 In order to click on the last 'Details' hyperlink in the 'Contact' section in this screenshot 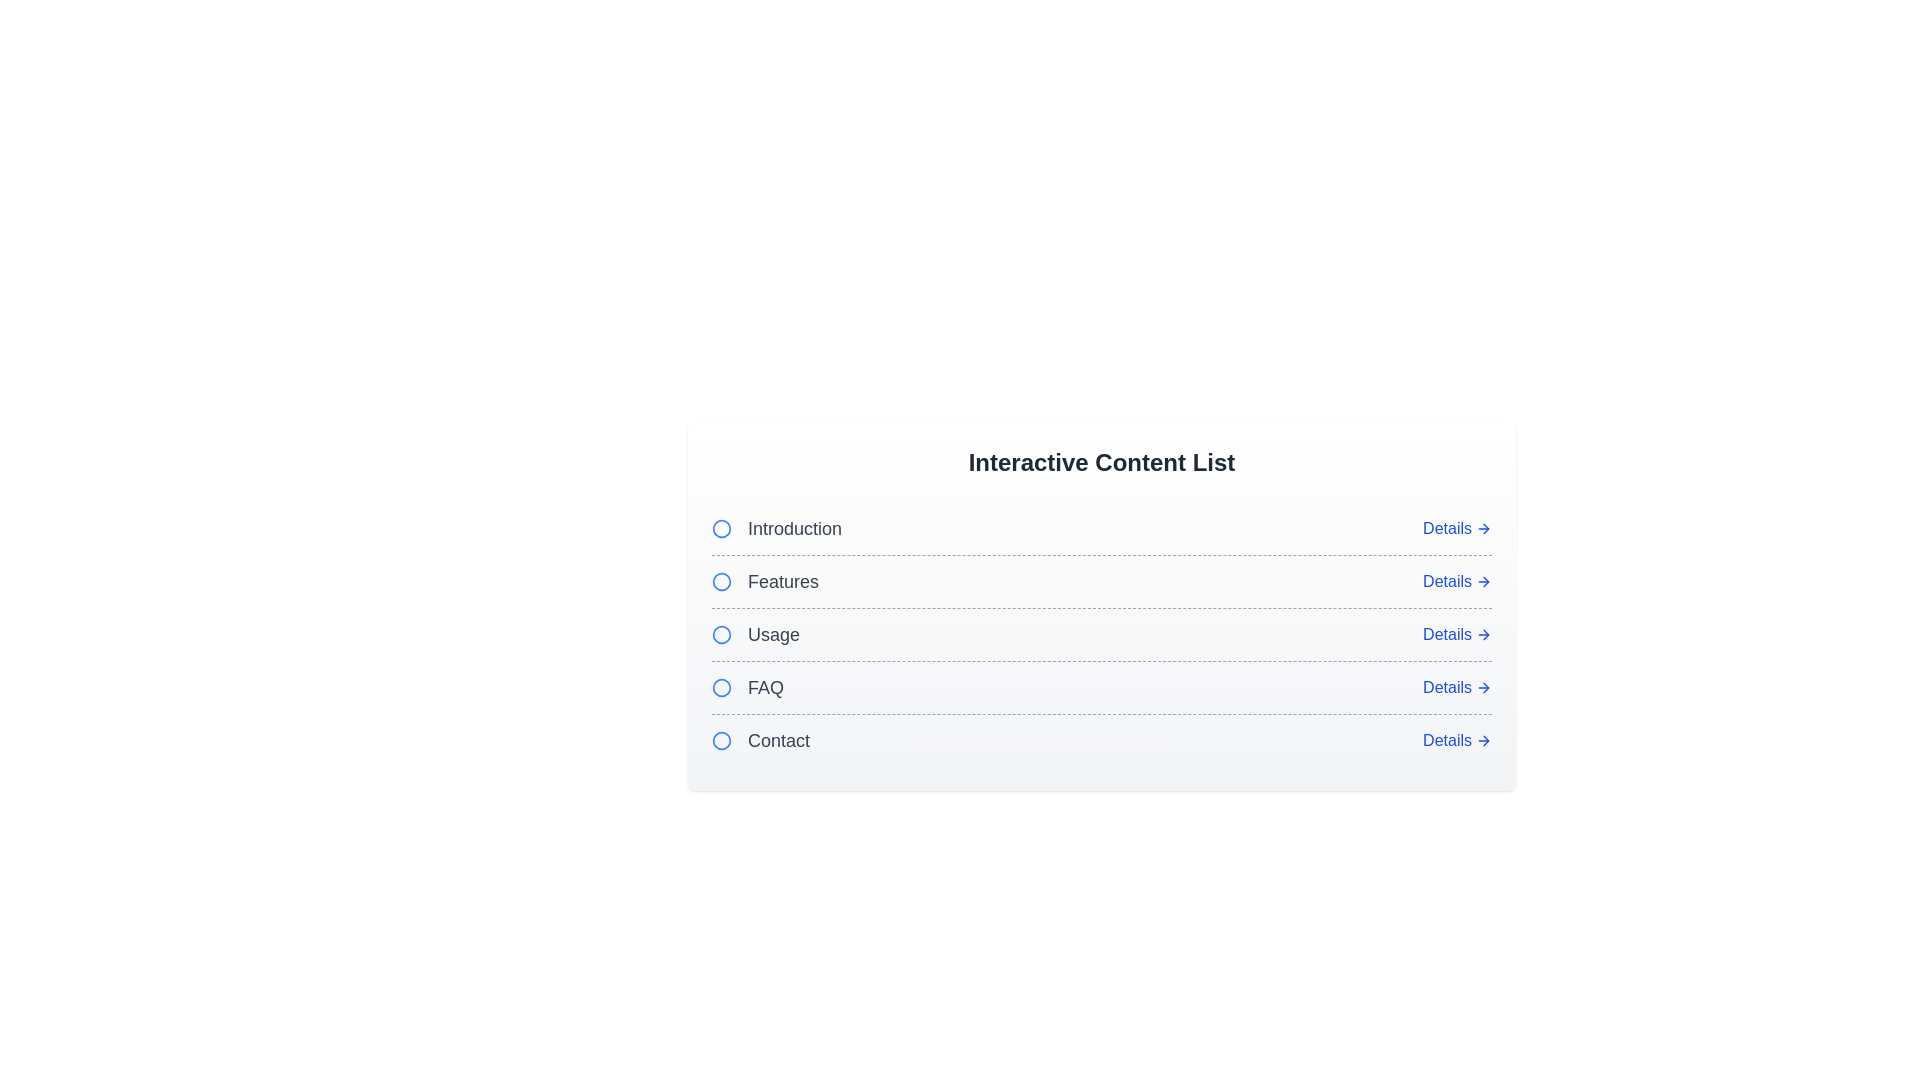, I will do `click(1457, 740)`.